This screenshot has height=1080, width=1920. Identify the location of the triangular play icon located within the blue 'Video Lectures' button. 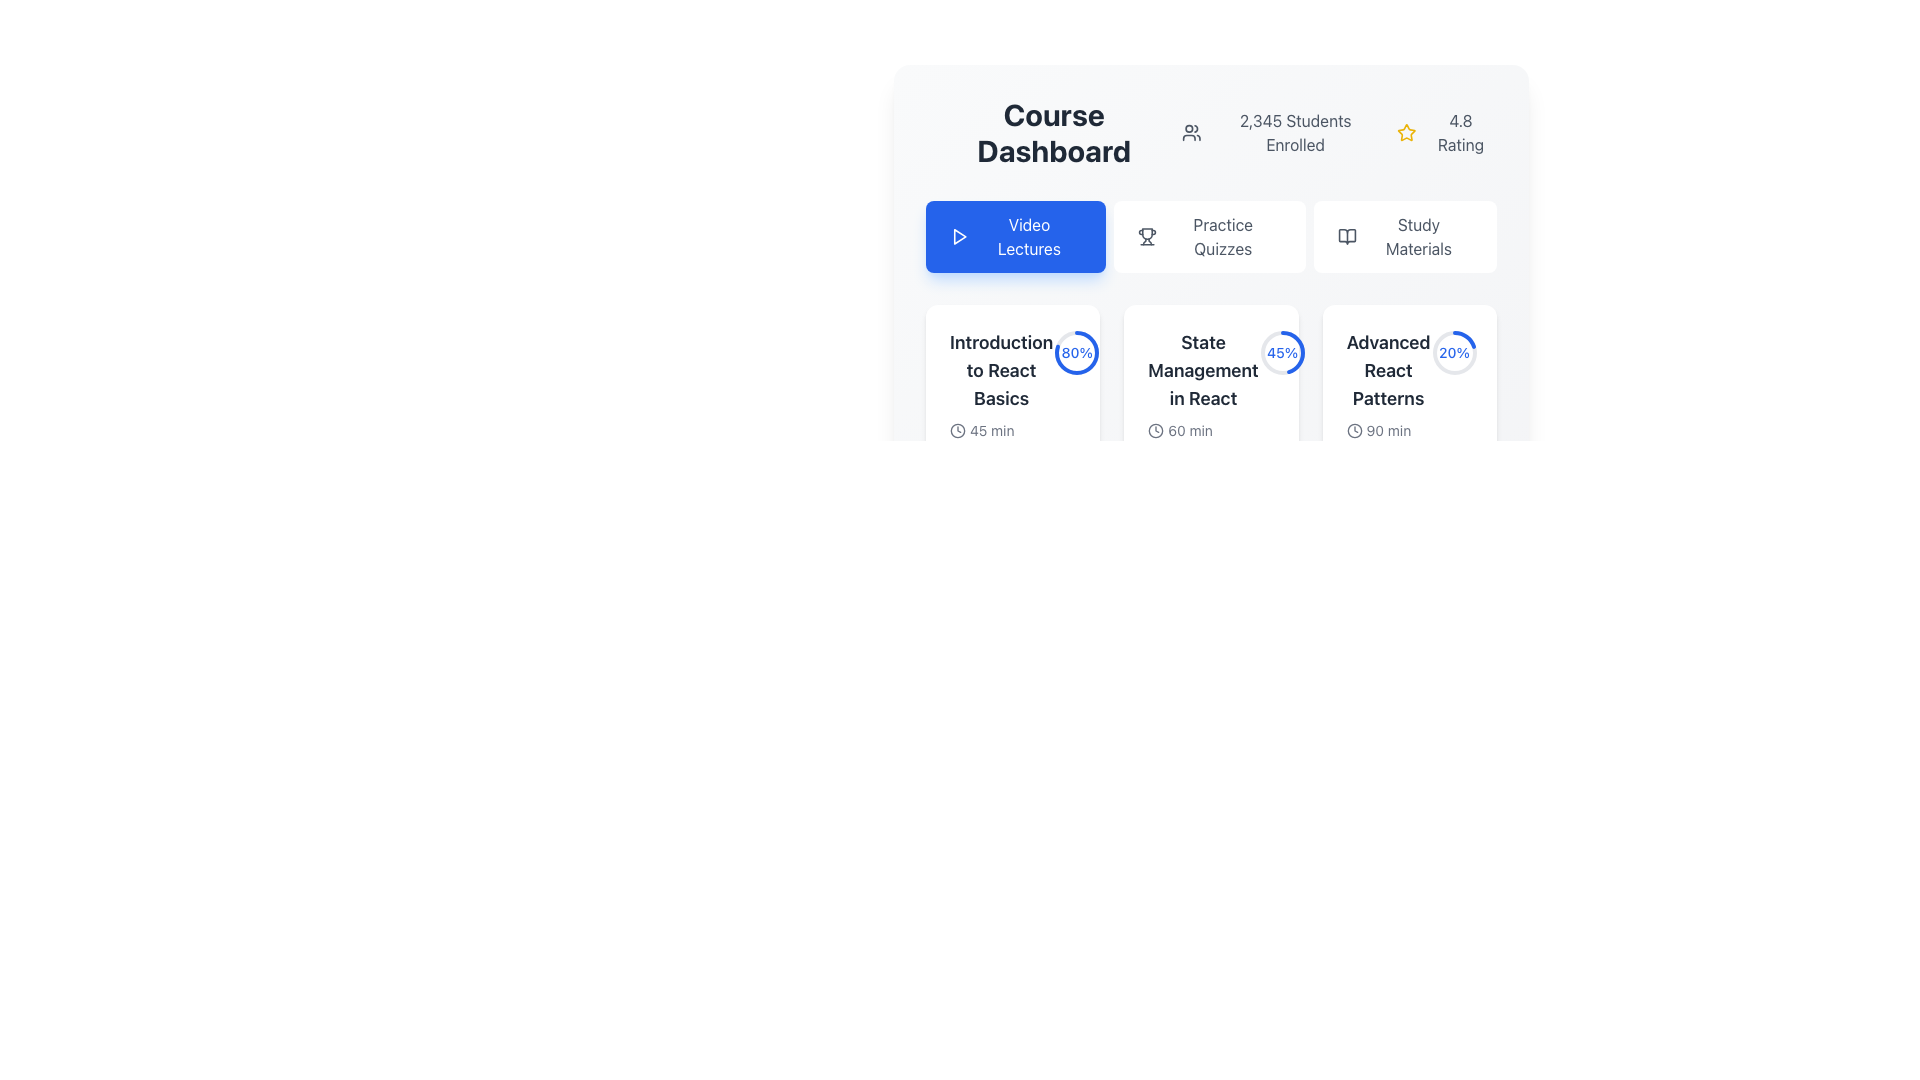
(958, 235).